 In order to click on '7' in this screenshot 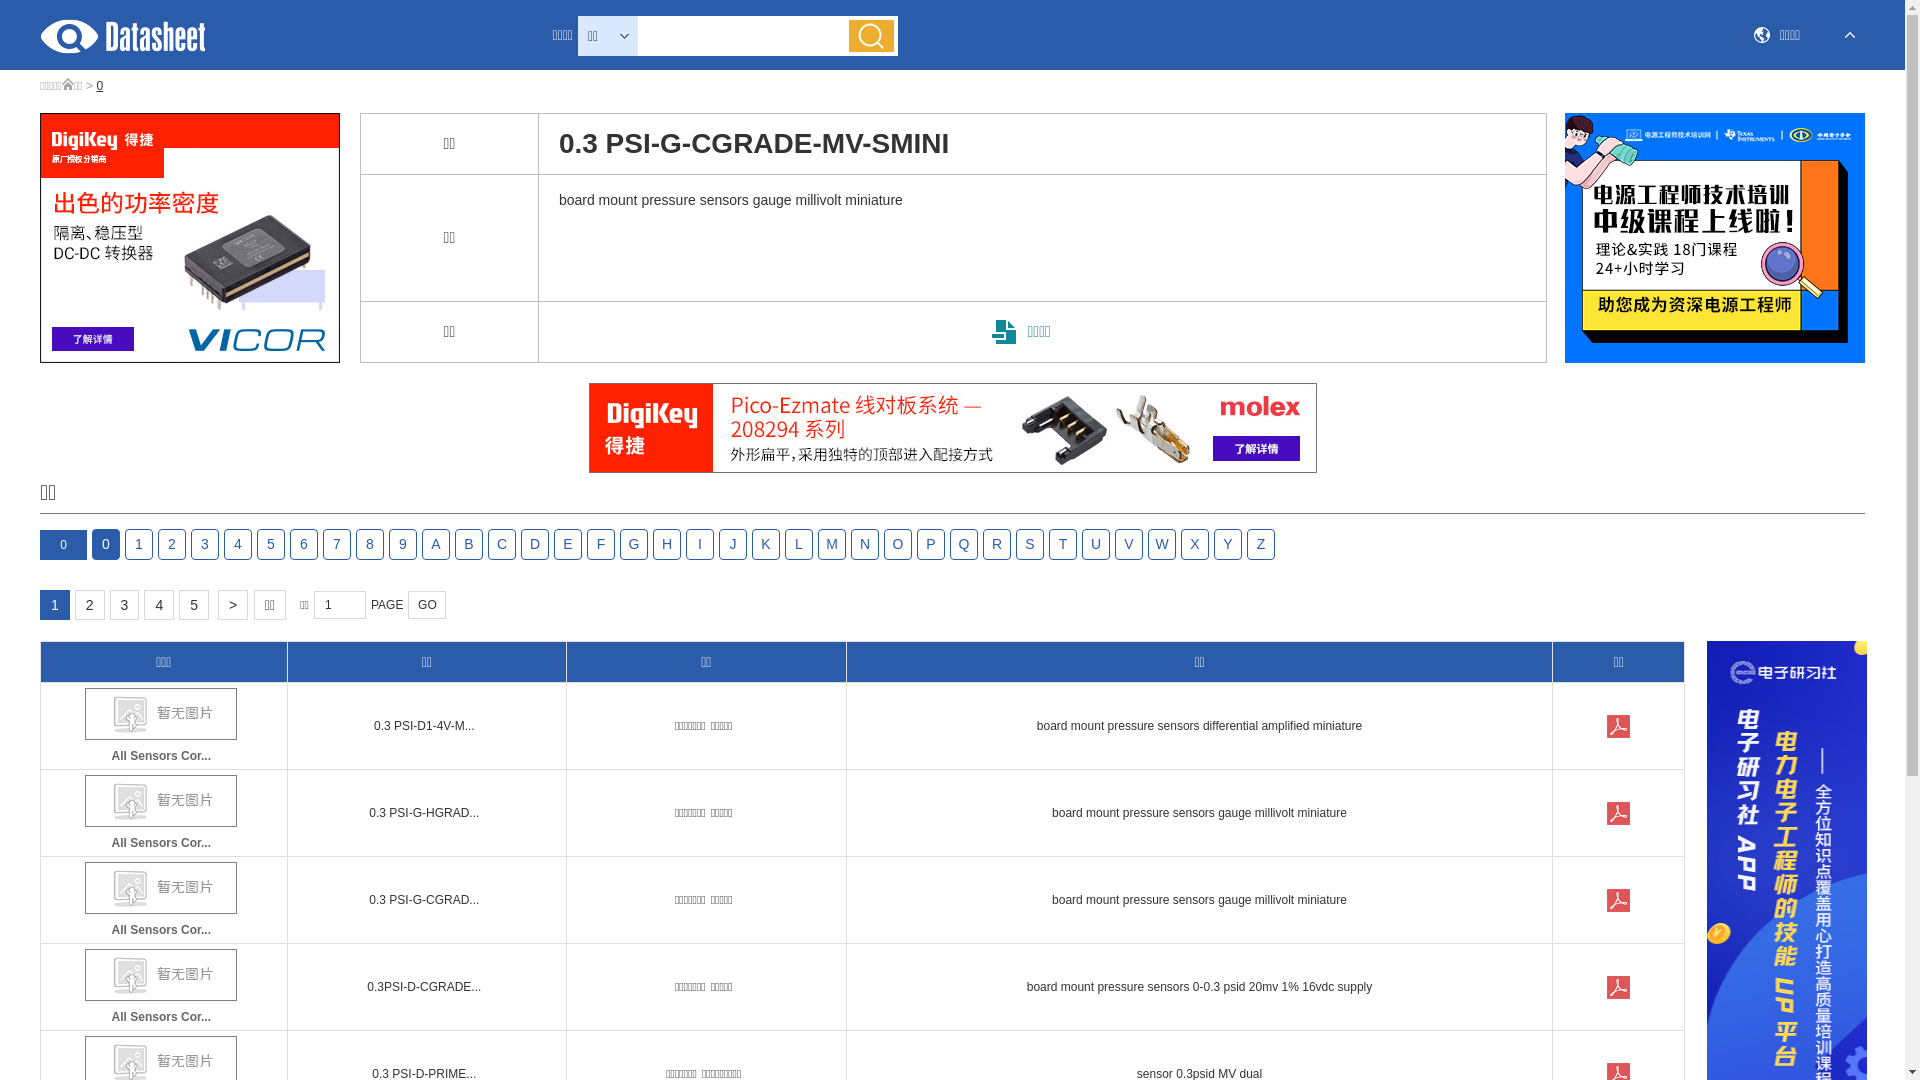, I will do `click(336, 544)`.